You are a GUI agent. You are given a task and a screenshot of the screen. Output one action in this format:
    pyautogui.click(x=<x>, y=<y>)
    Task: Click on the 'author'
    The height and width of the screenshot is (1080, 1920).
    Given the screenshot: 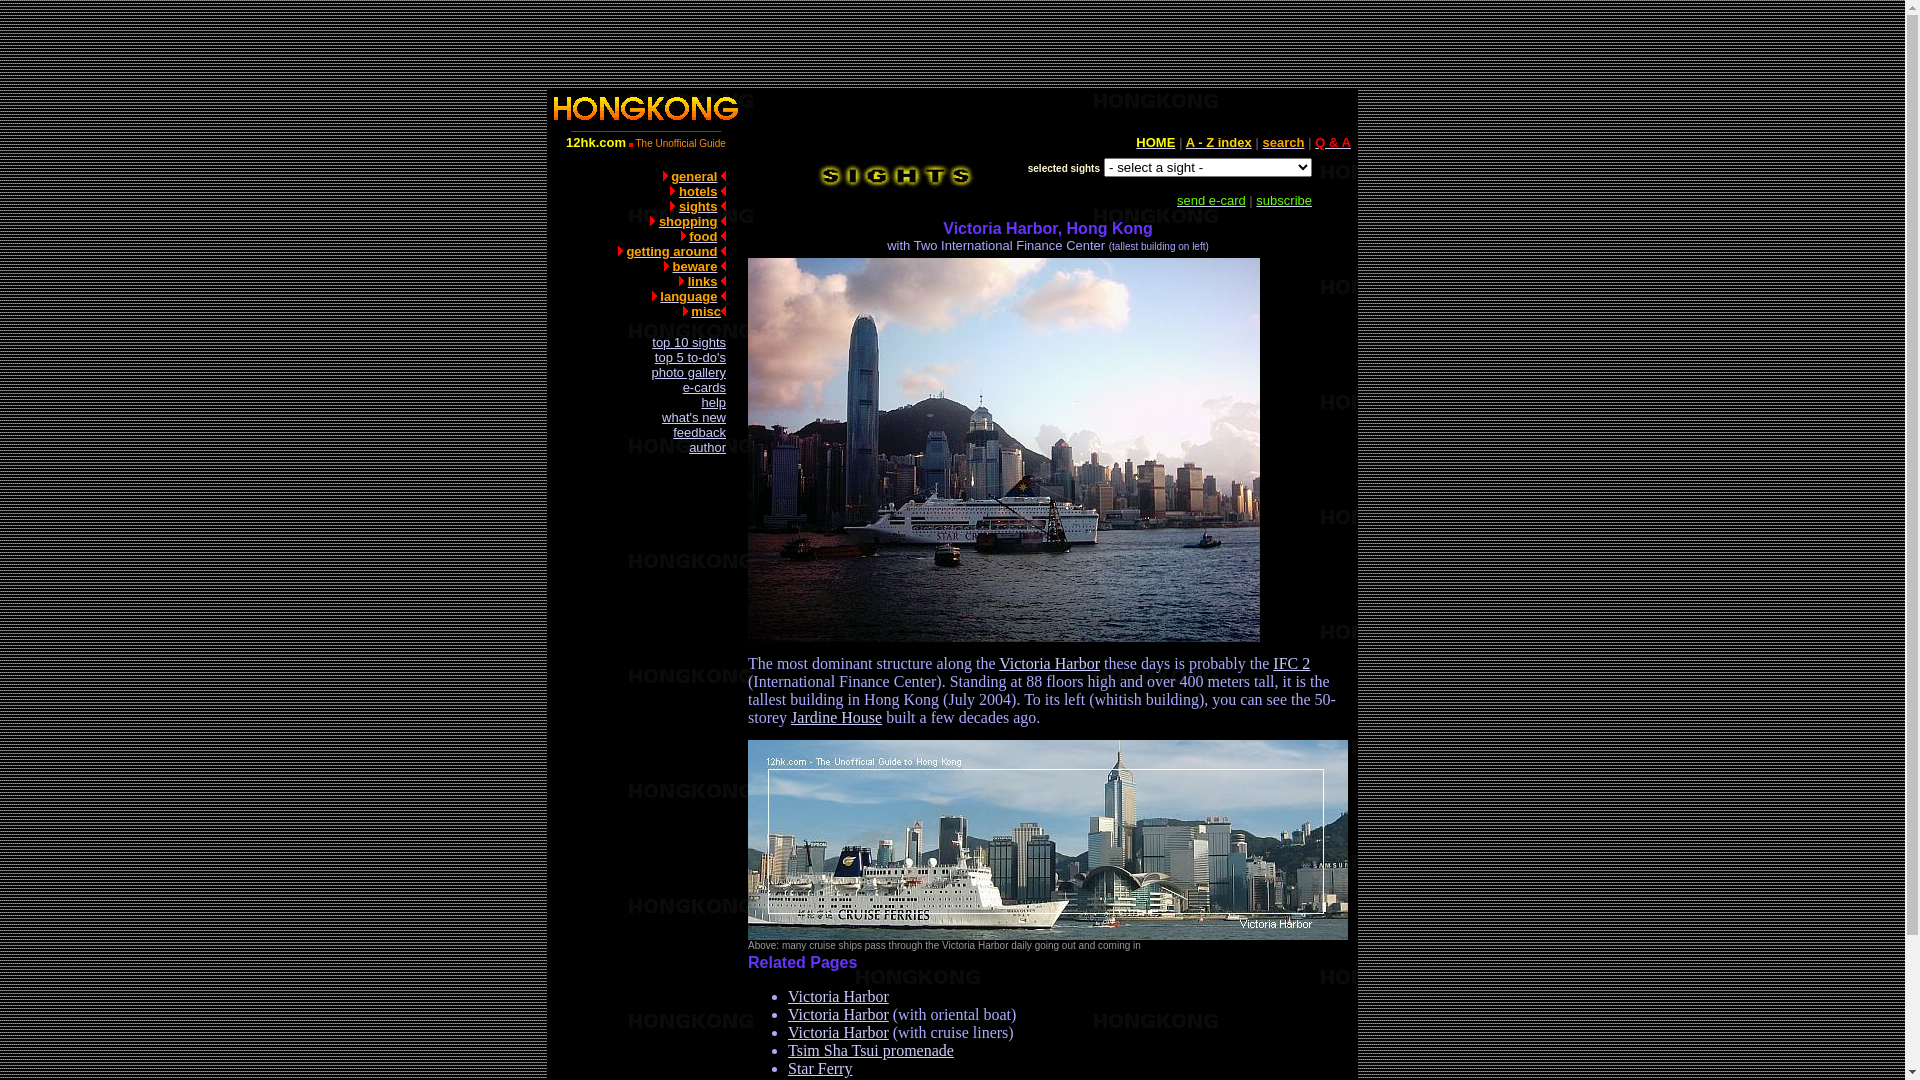 What is the action you would take?
    pyautogui.click(x=689, y=446)
    